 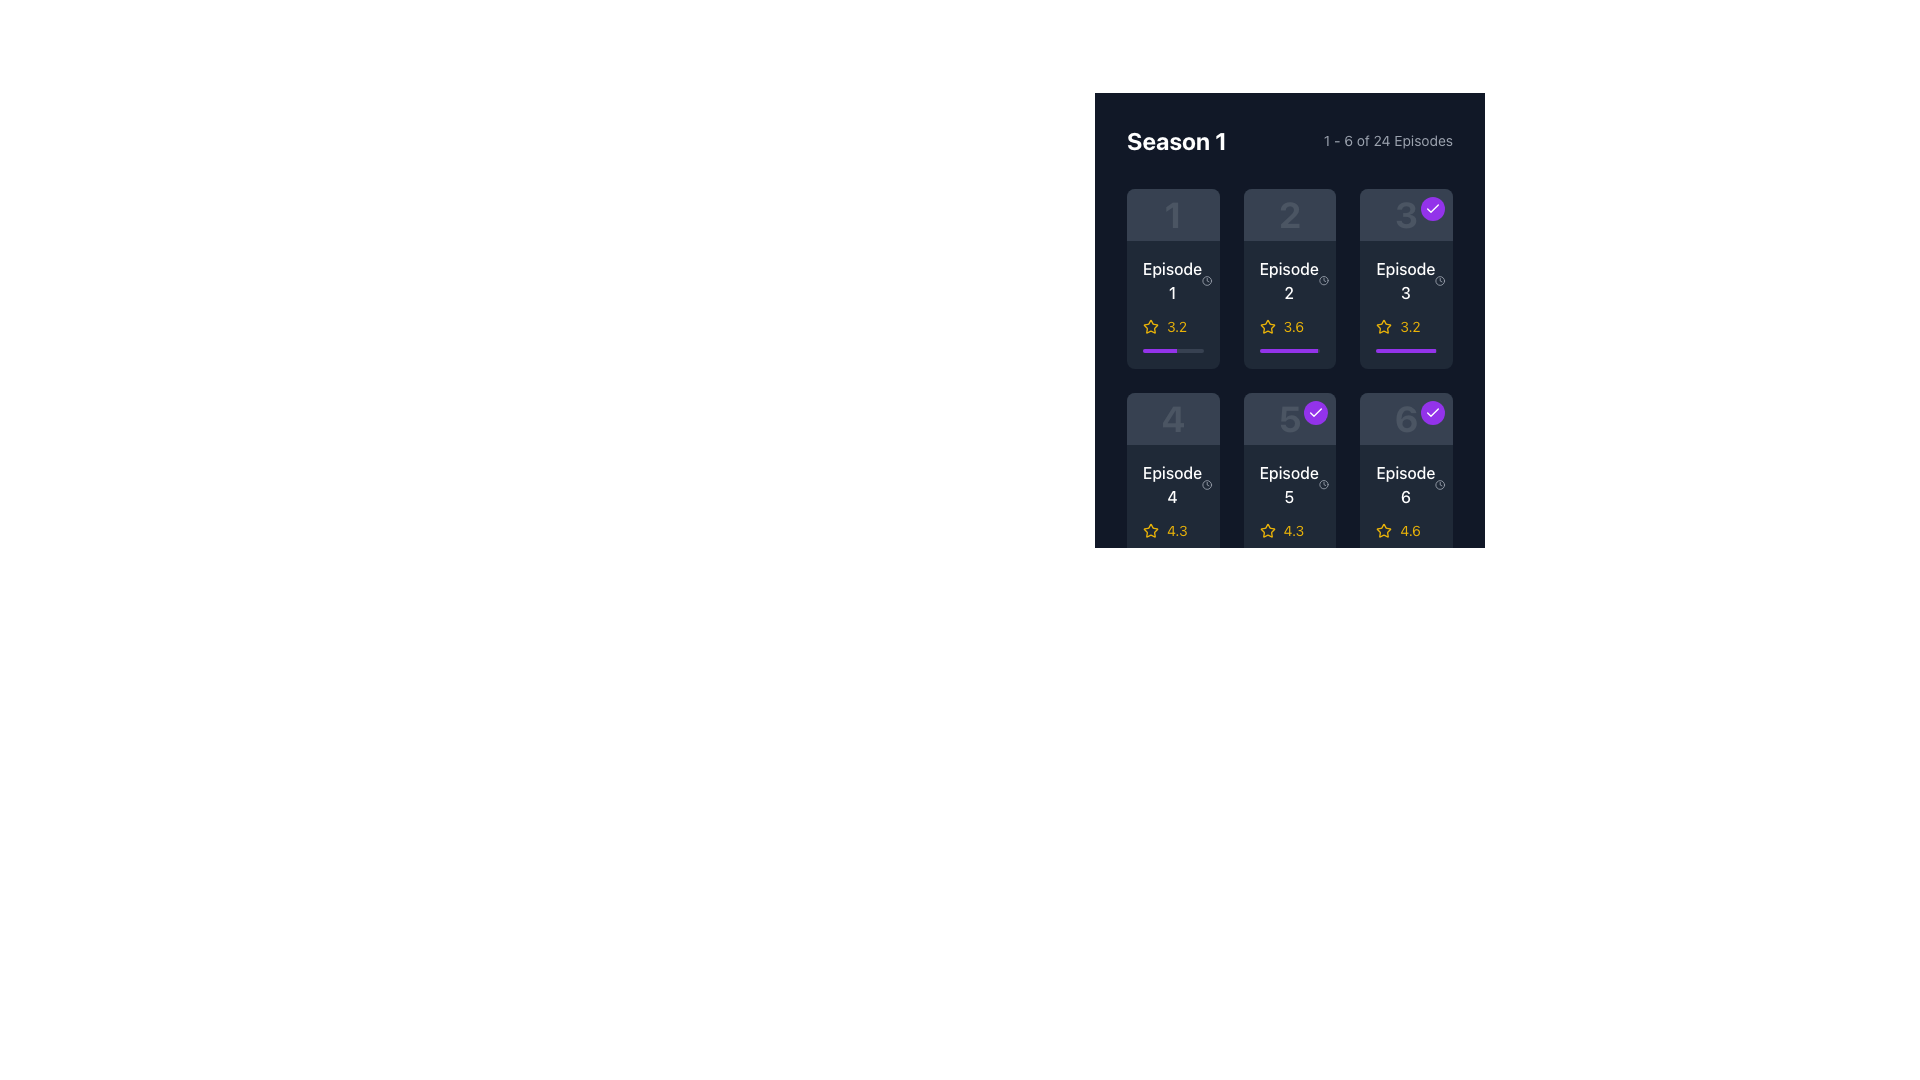 I want to click on the circular graphical element representing the base of the clock icon located in the 'Episode 2' card in the grid layout, so click(x=1324, y=281).